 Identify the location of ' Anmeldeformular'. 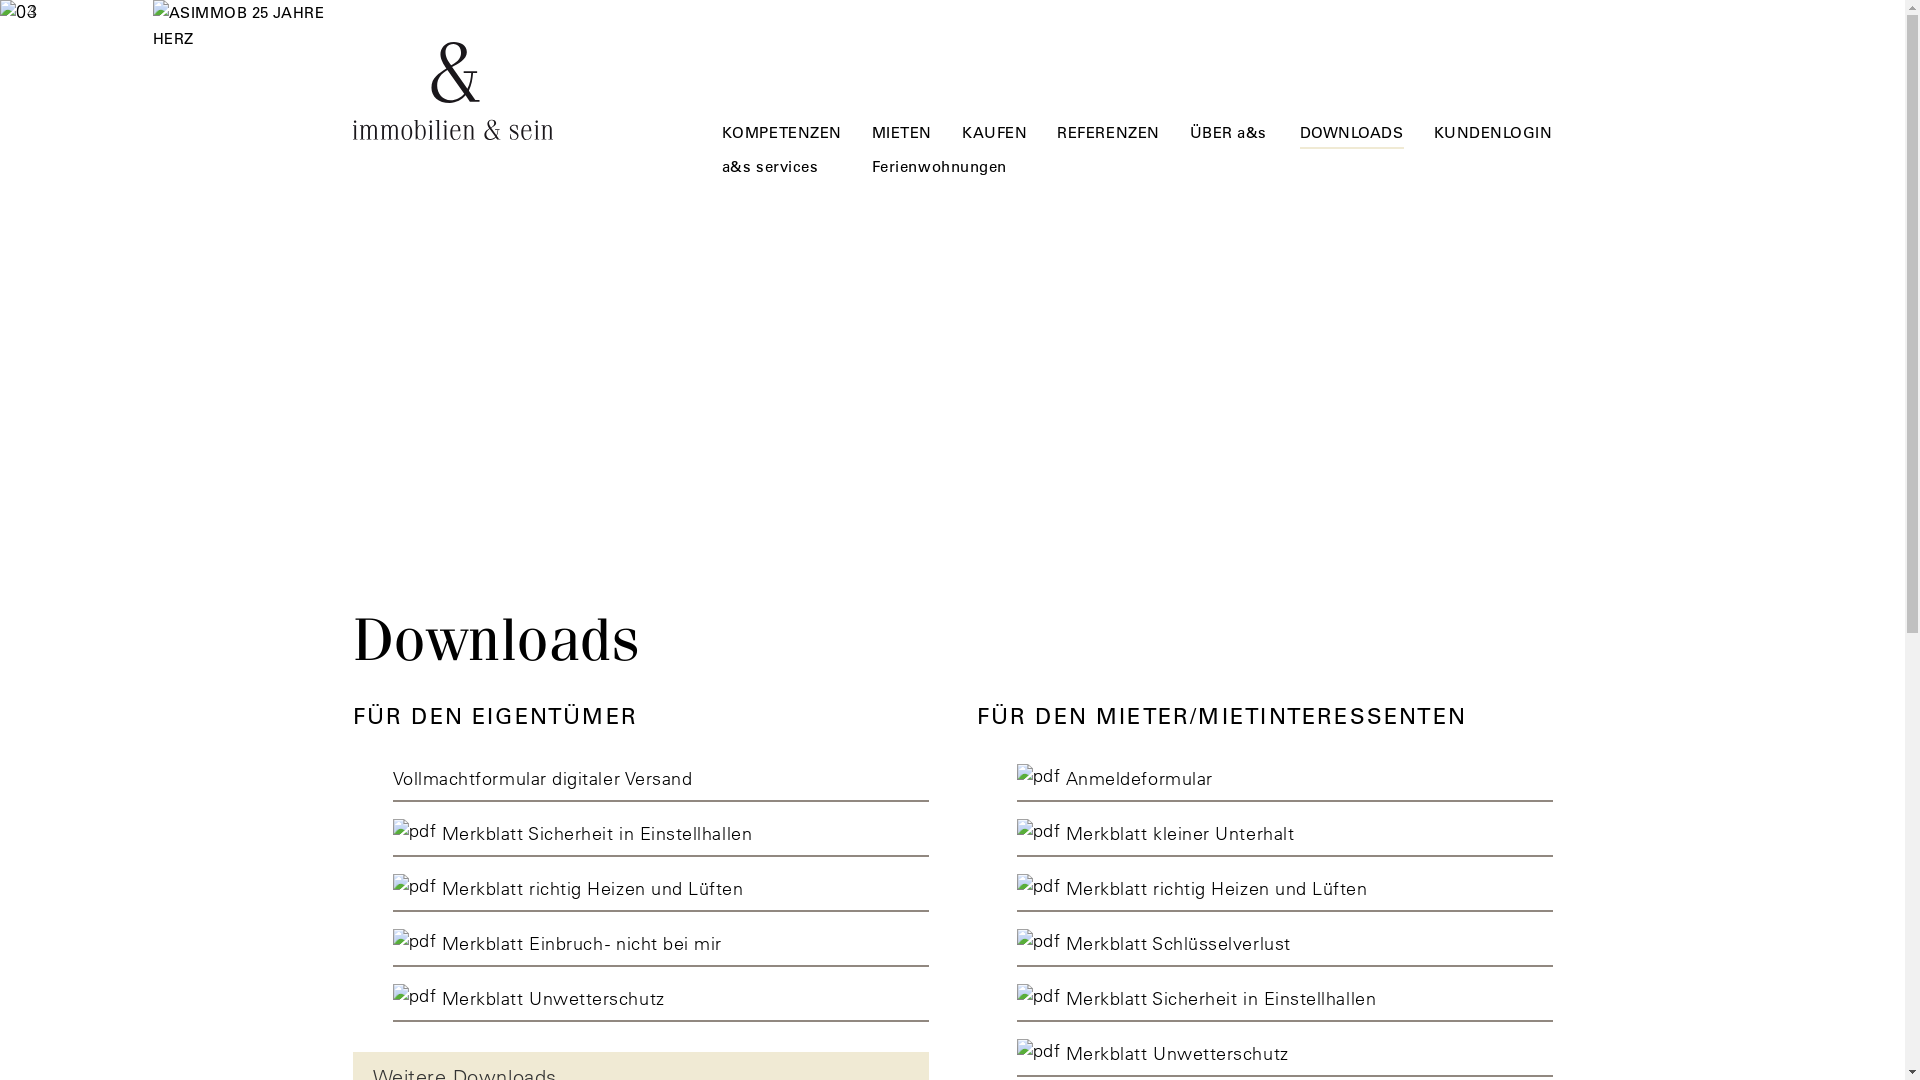
(1283, 777).